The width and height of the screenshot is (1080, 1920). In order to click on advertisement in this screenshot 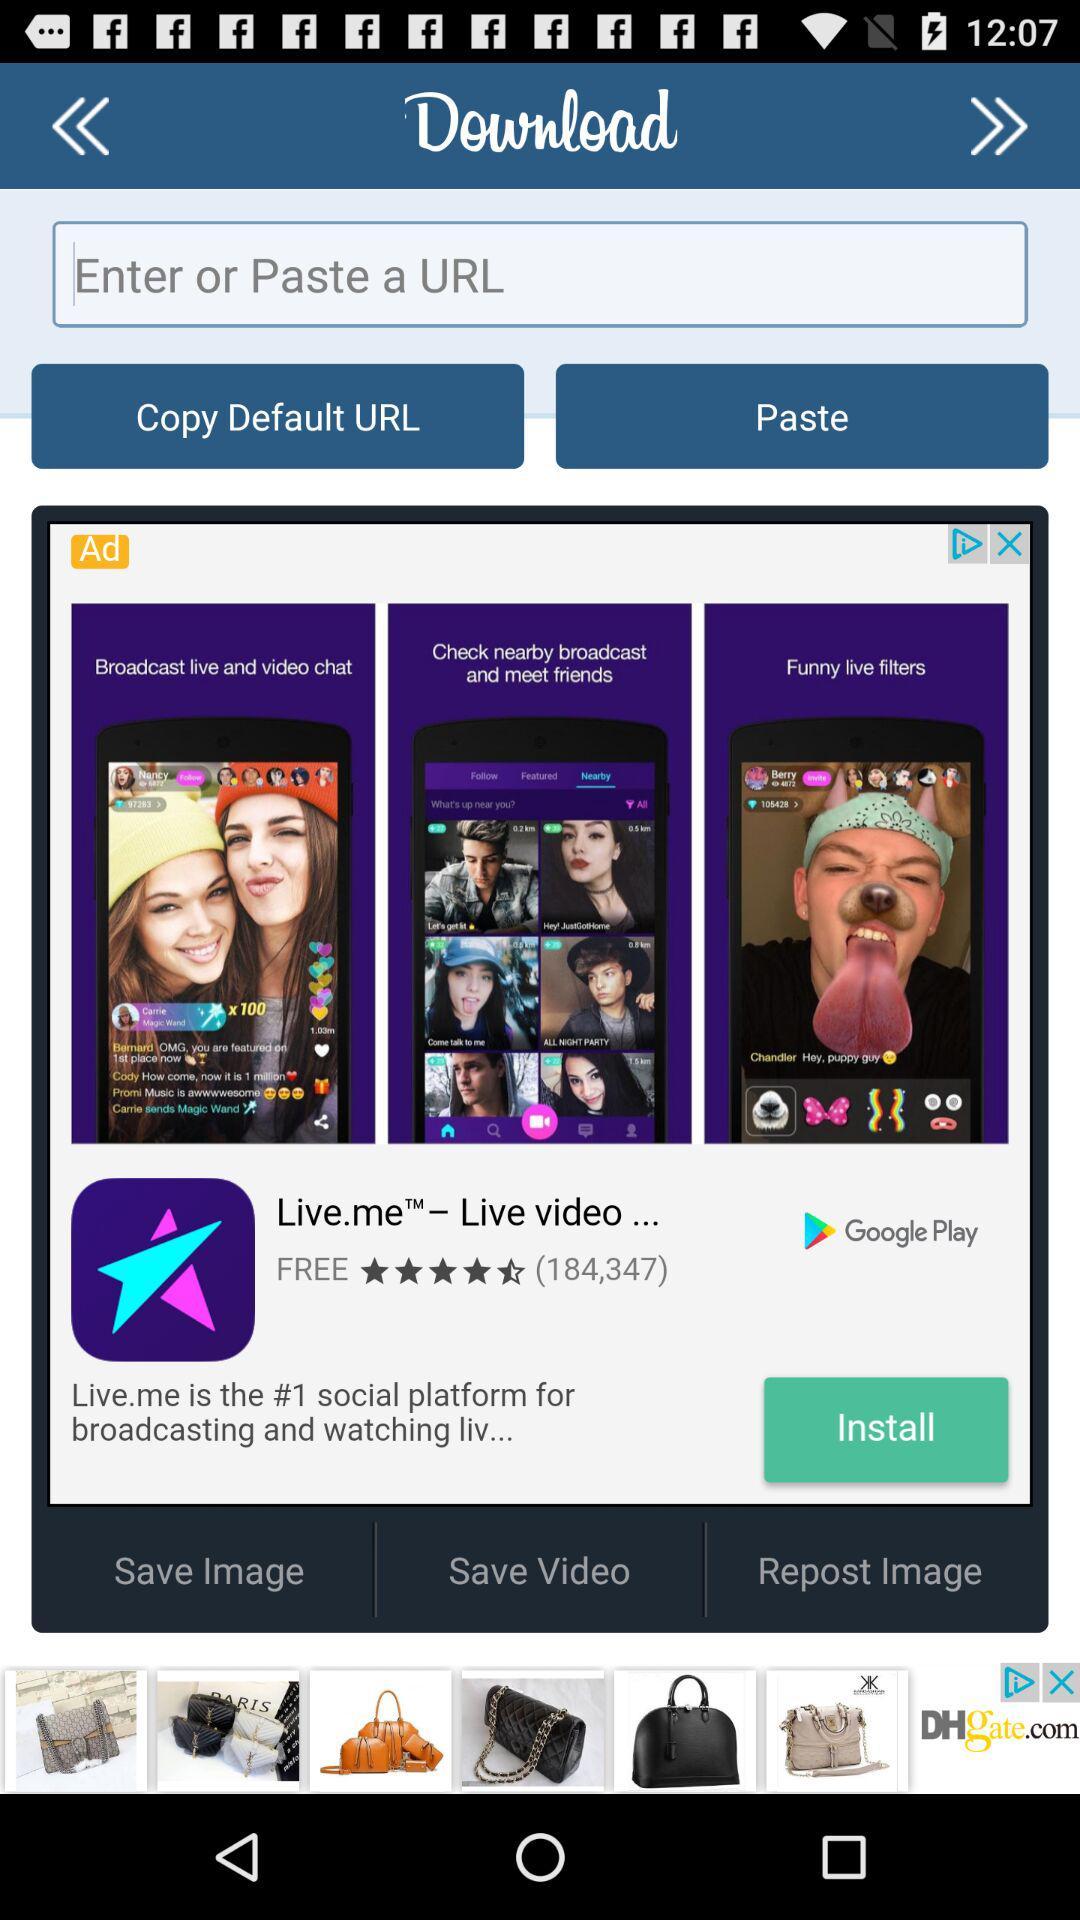, I will do `click(540, 1727)`.